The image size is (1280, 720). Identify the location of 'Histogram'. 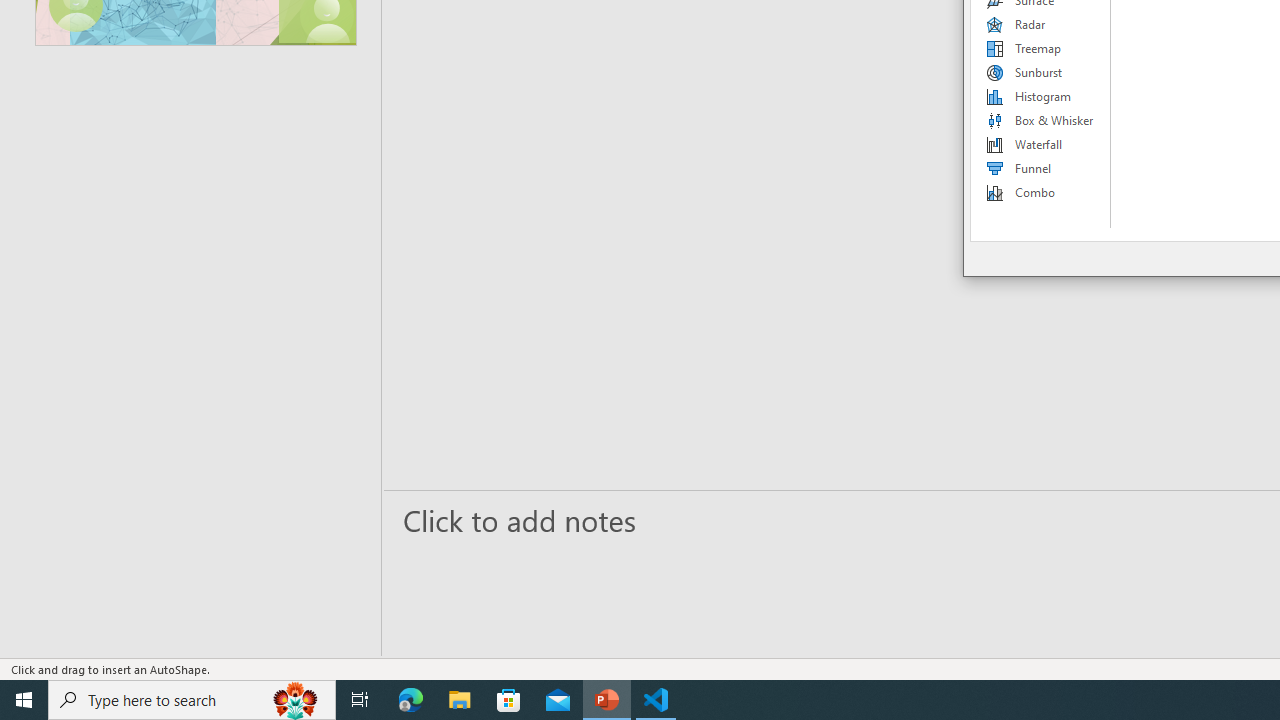
(1040, 96).